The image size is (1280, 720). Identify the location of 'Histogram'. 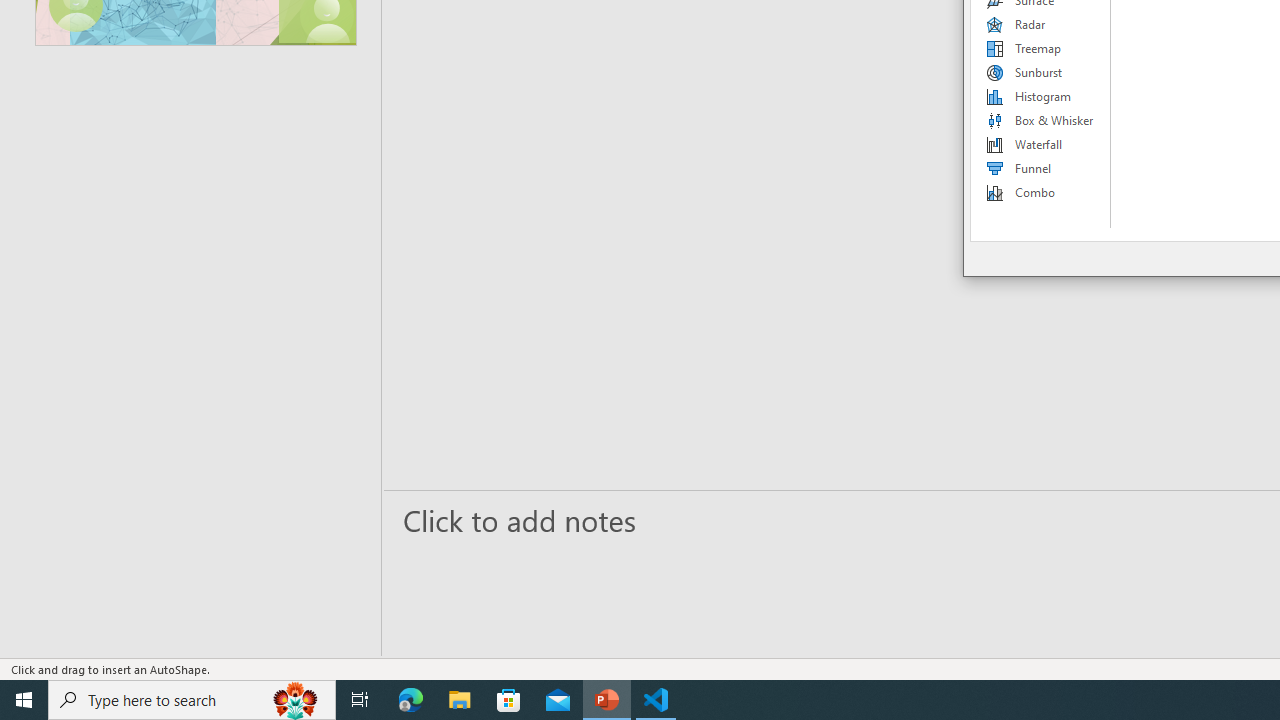
(1040, 96).